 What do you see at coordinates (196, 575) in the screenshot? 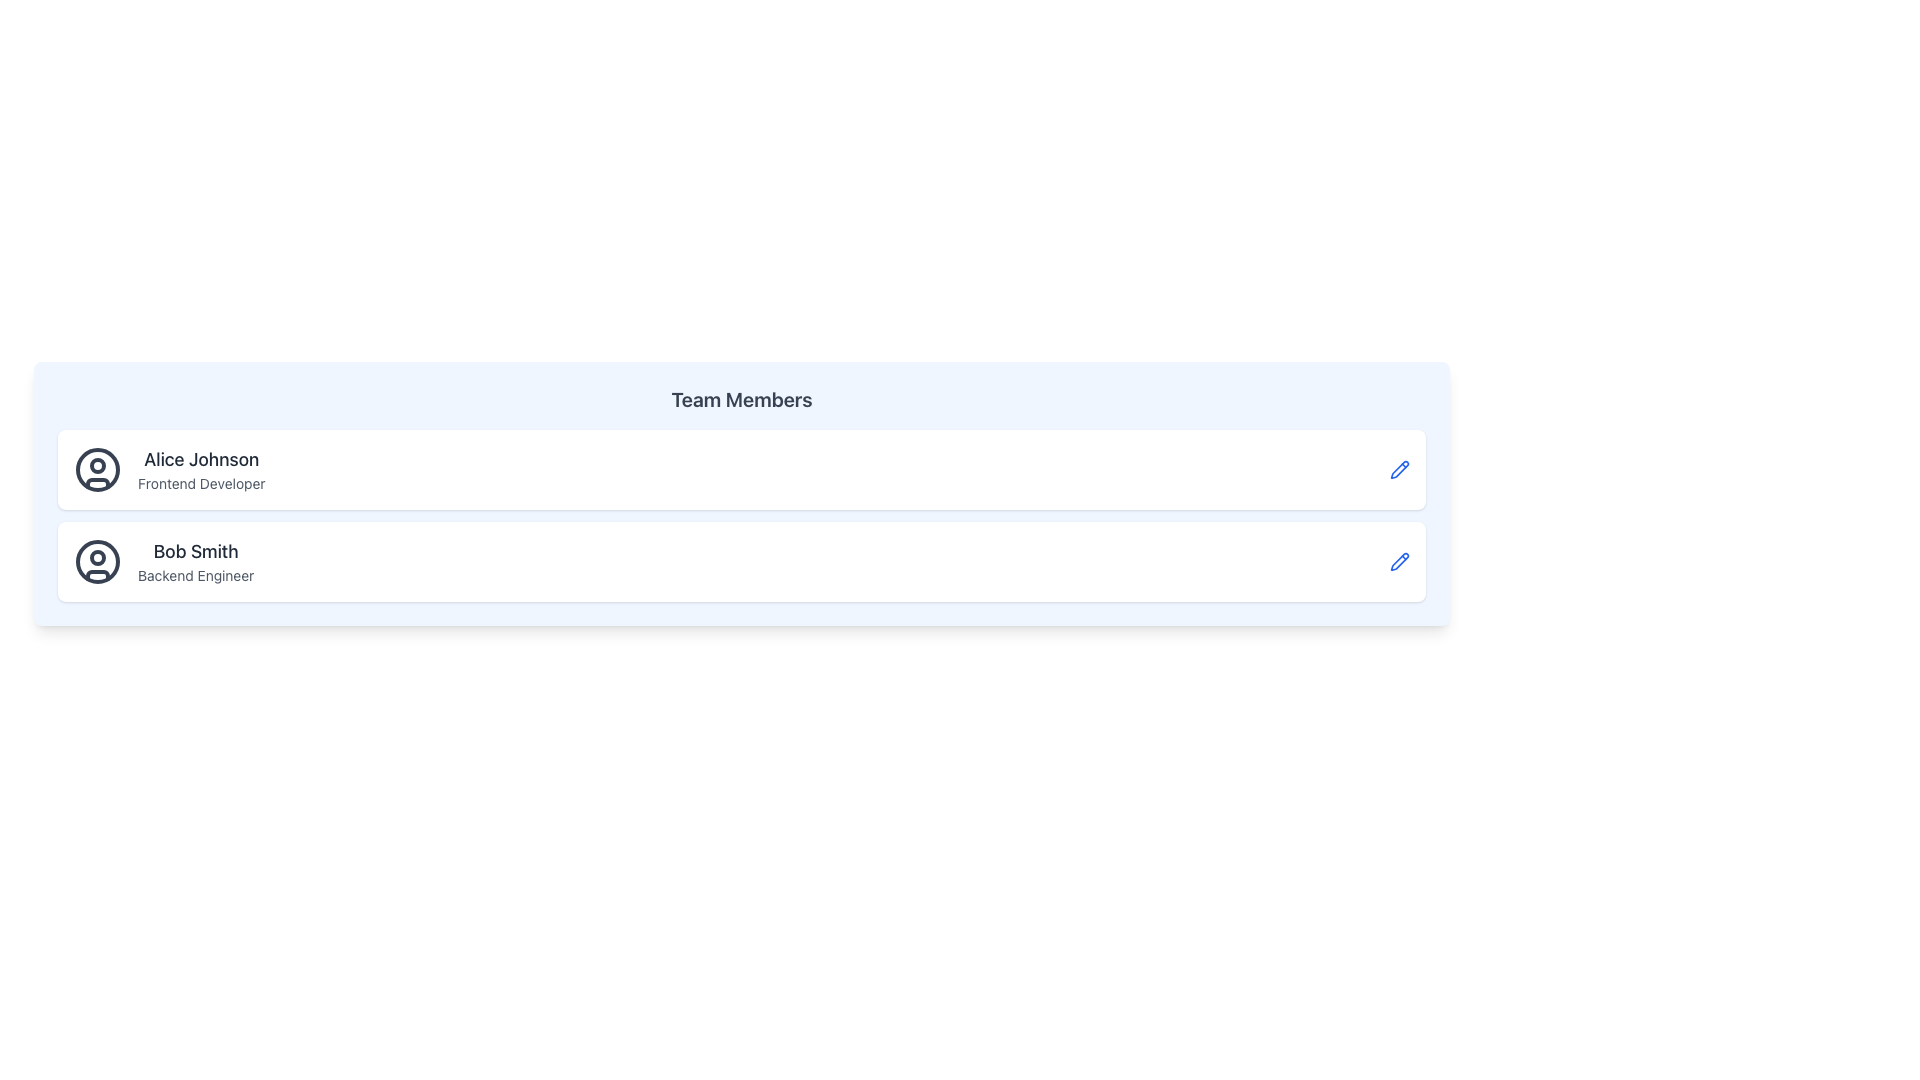
I see `the text label displaying 'Backend Engineer' positioned below 'Bob Smith' in a gray font style` at bounding box center [196, 575].